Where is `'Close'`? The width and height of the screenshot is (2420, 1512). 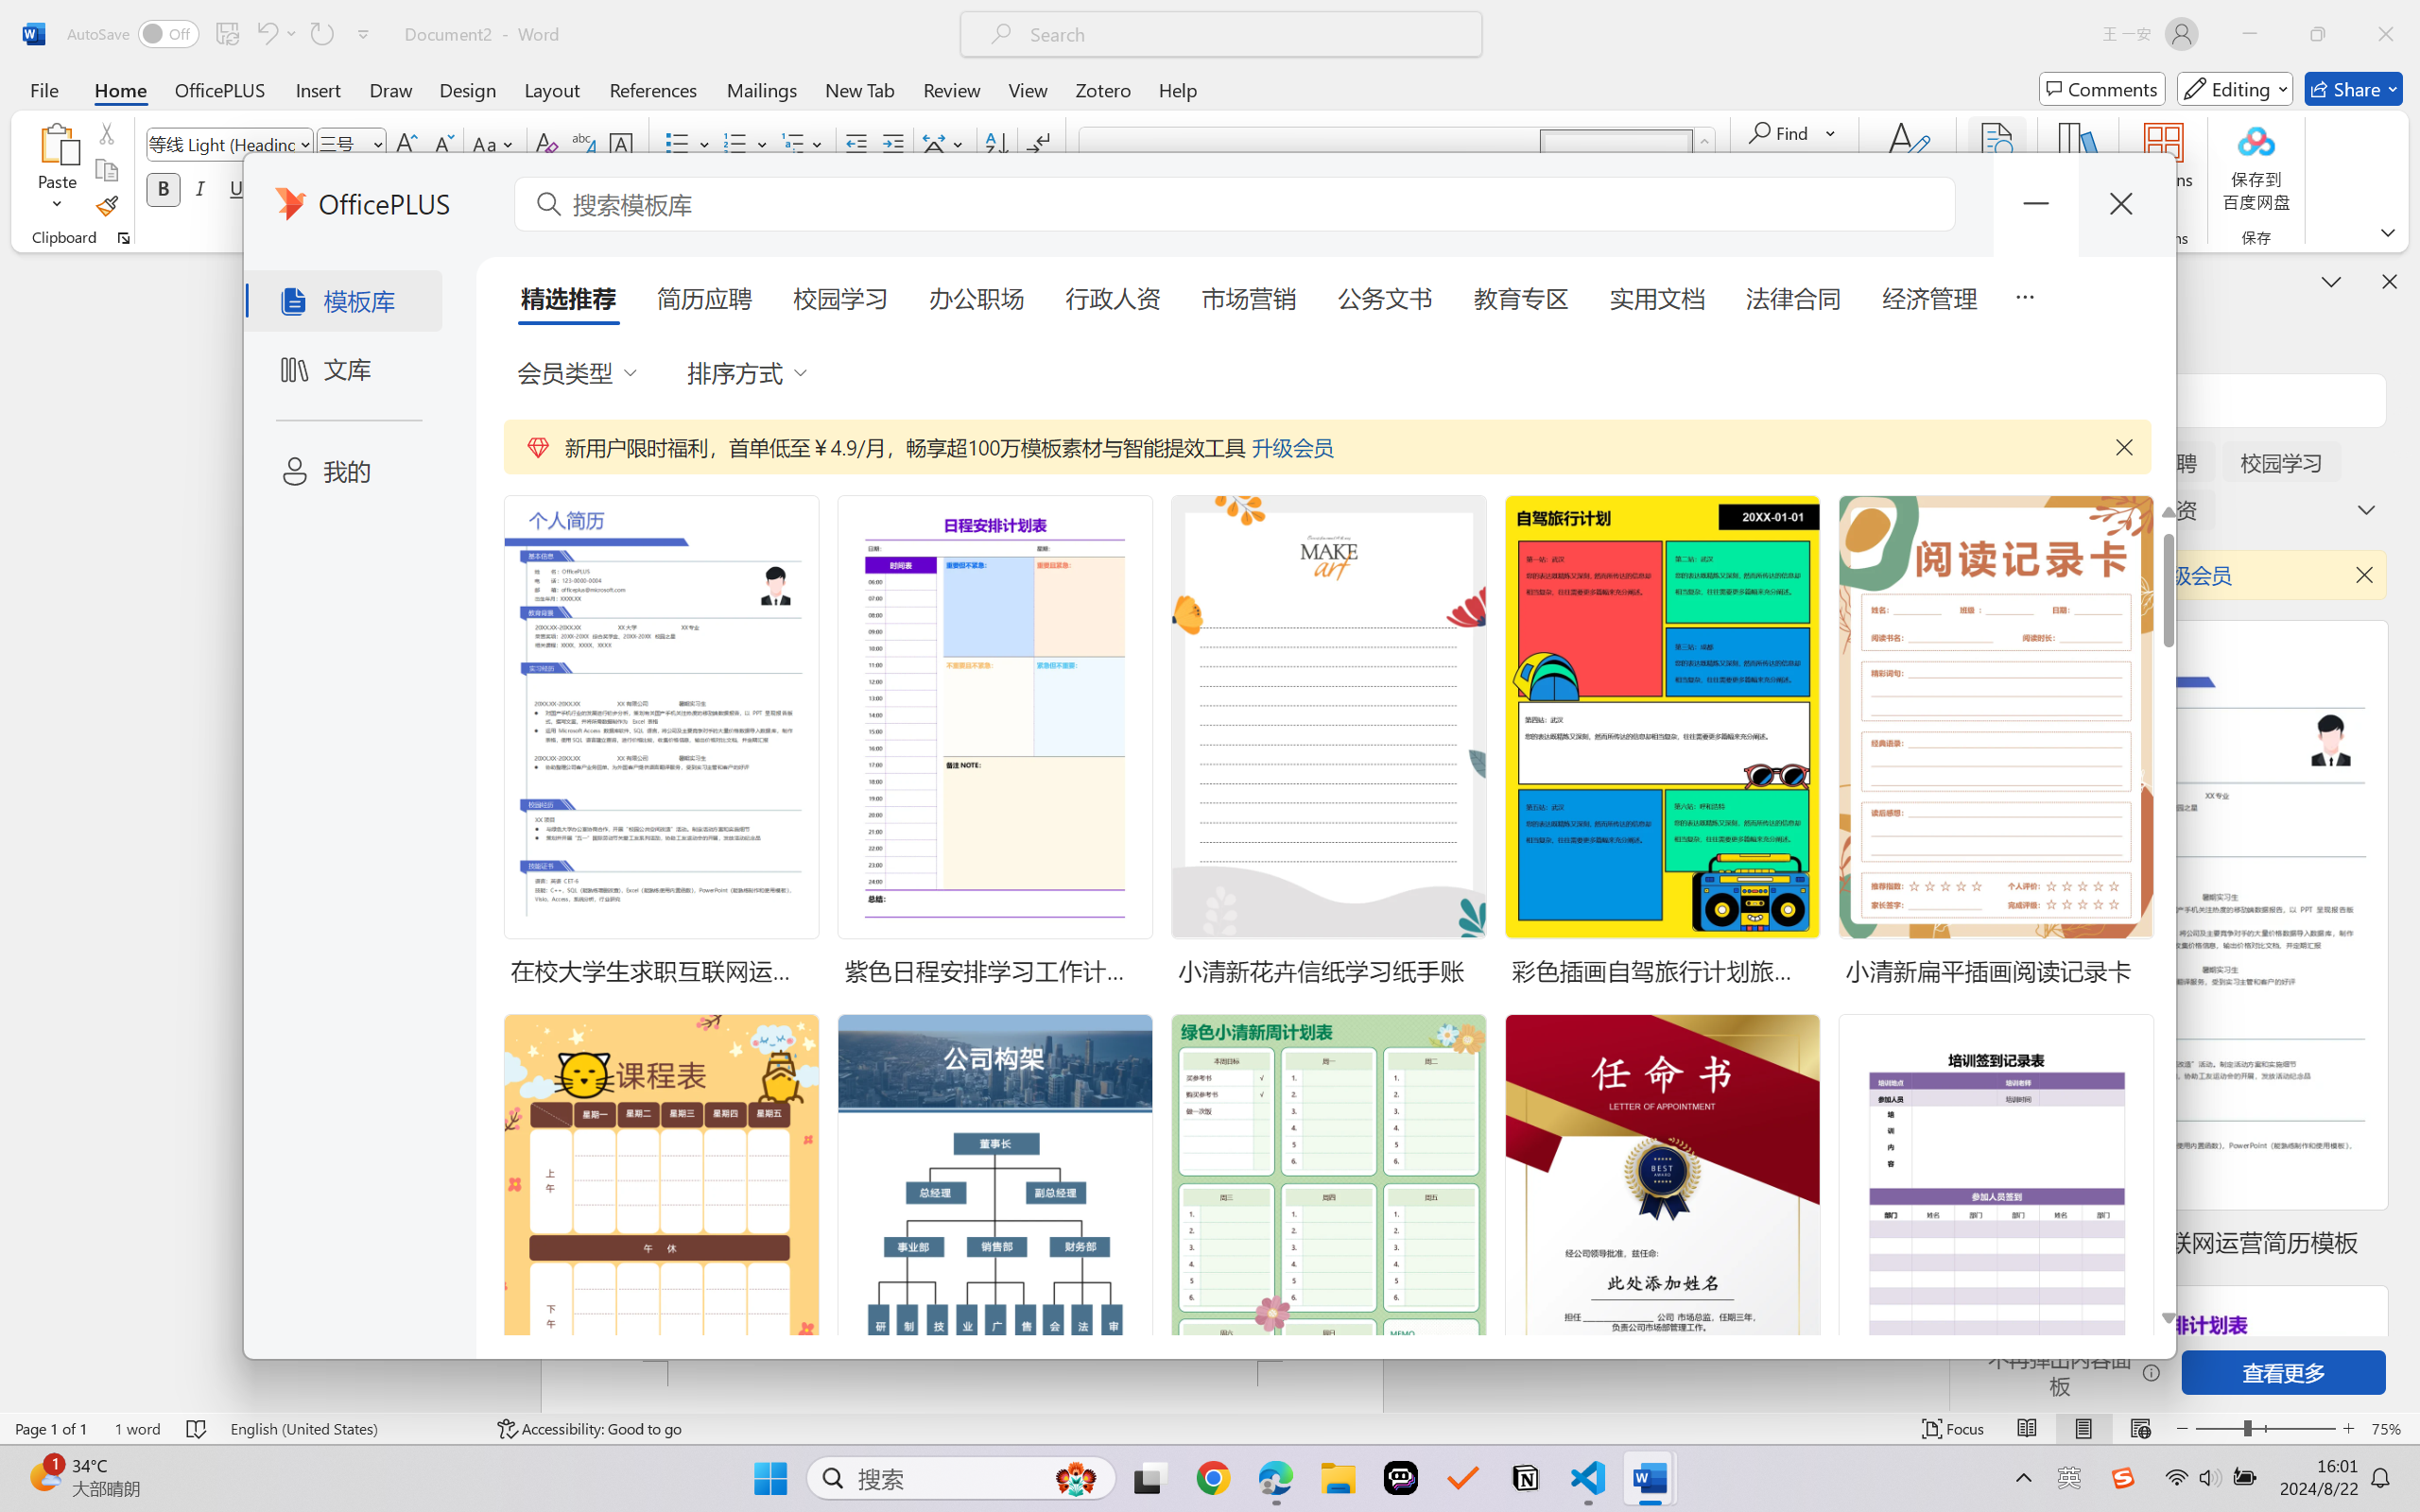 'Close' is located at coordinates (2385, 33).